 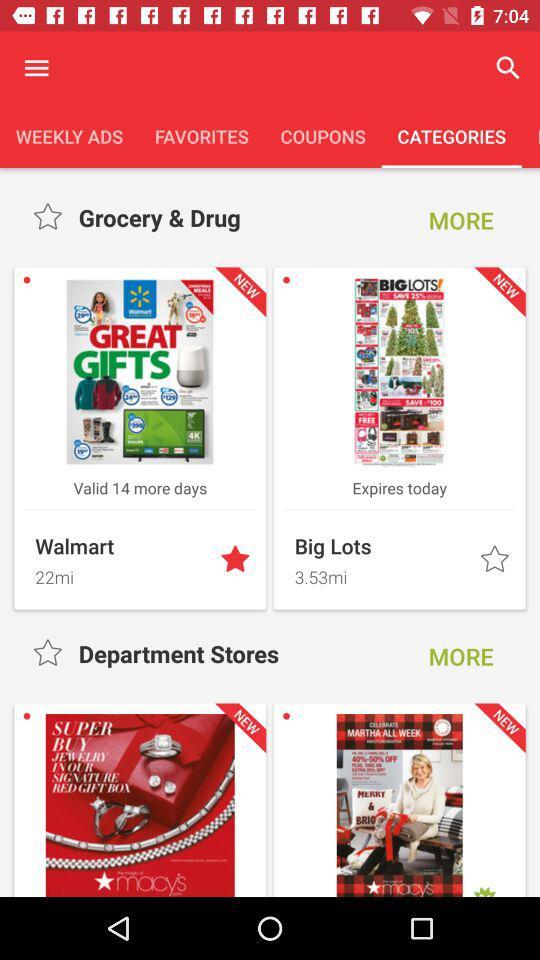 What do you see at coordinates (36, 68) in the screenshot?
I see `menu bar` at bounding box center [36, 68].